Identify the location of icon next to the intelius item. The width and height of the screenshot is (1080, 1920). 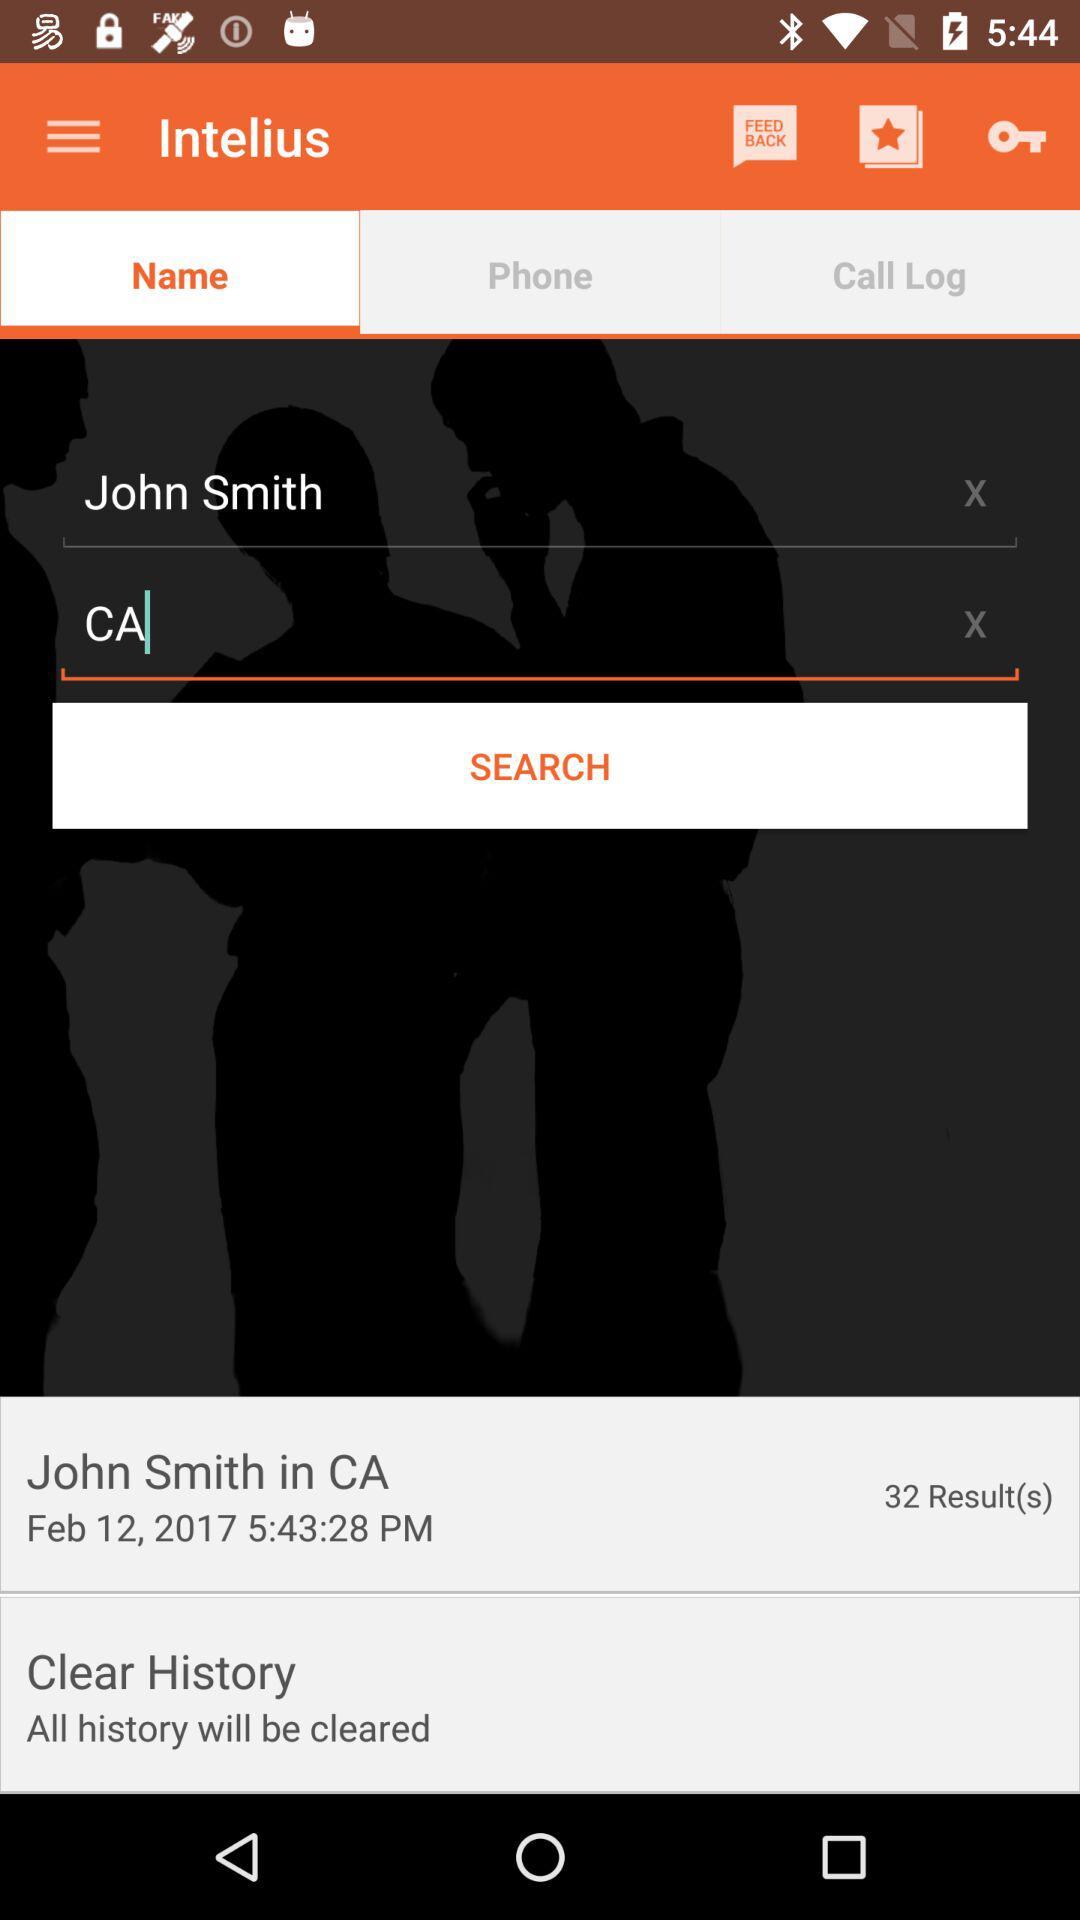
(764, 135).